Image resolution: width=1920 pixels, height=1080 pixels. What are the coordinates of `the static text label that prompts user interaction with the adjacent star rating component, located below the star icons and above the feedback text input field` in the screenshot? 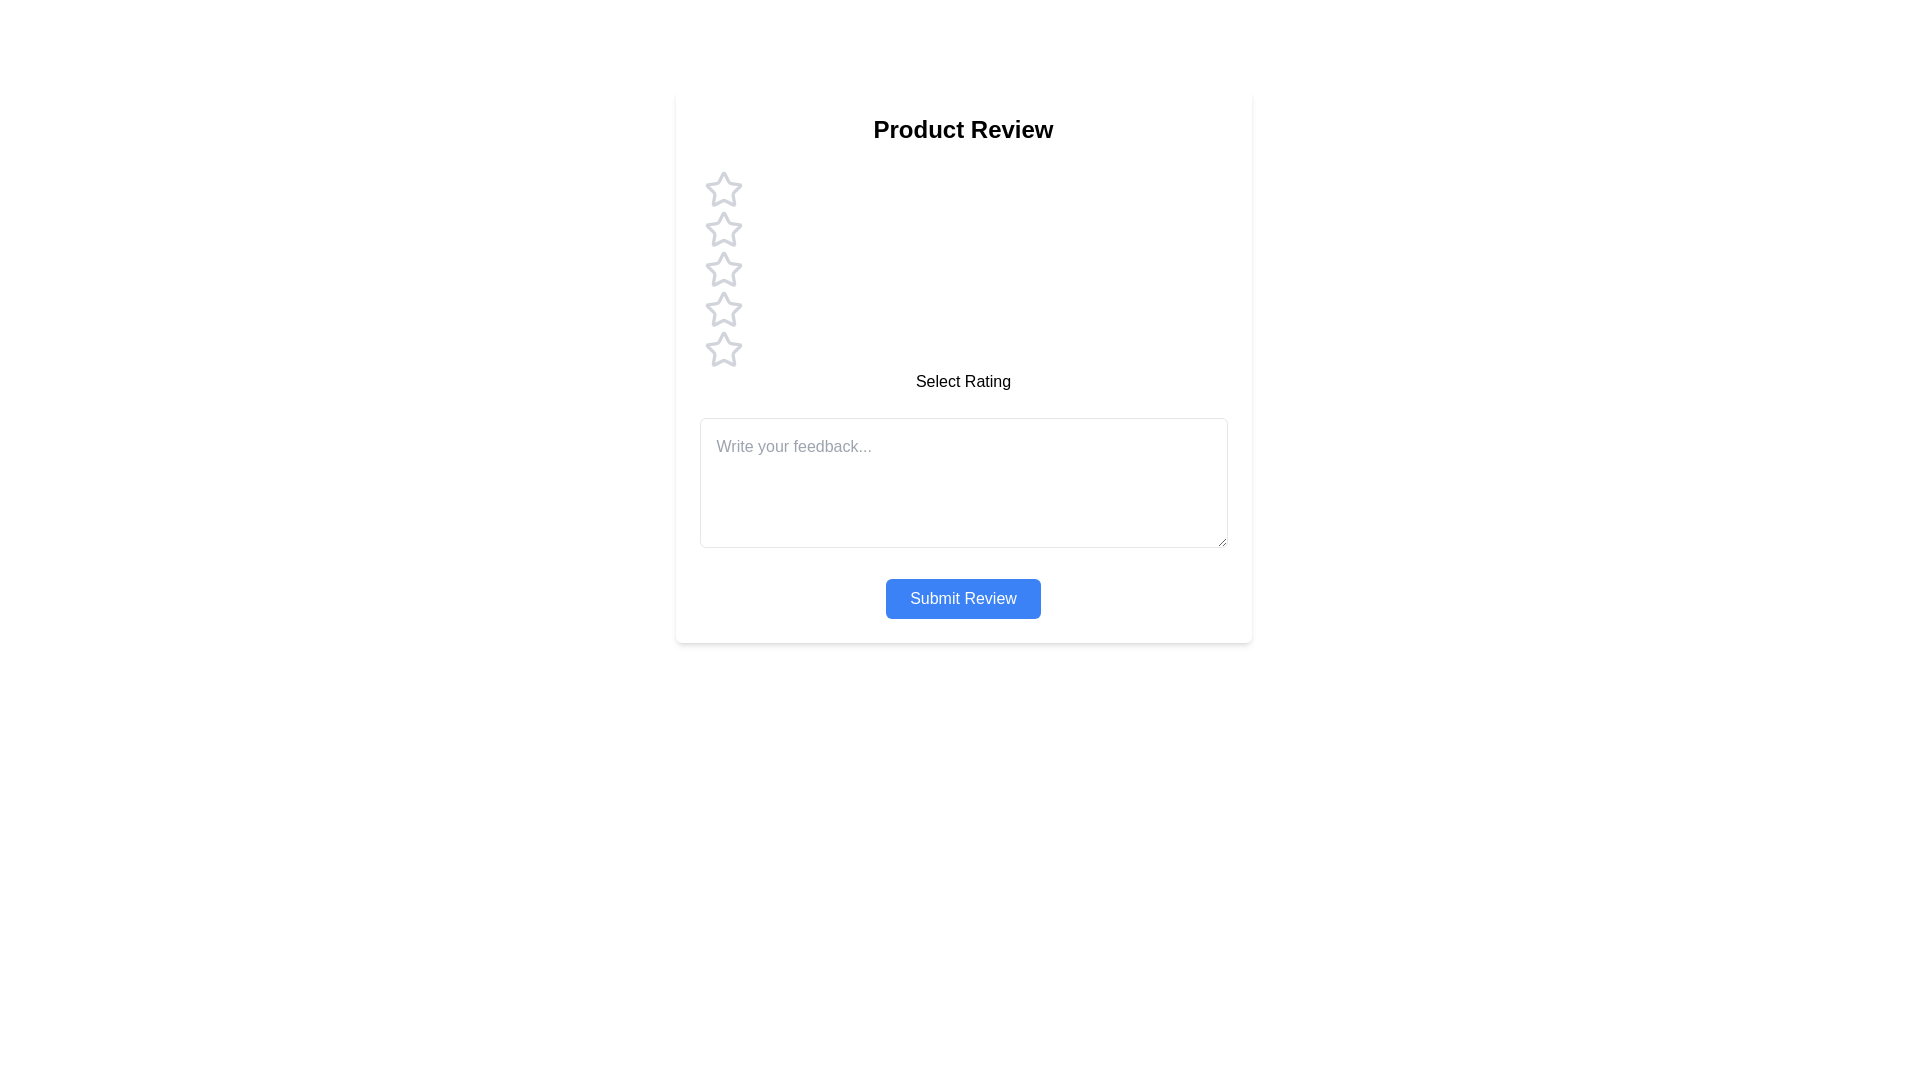 It's located at (963, 381).